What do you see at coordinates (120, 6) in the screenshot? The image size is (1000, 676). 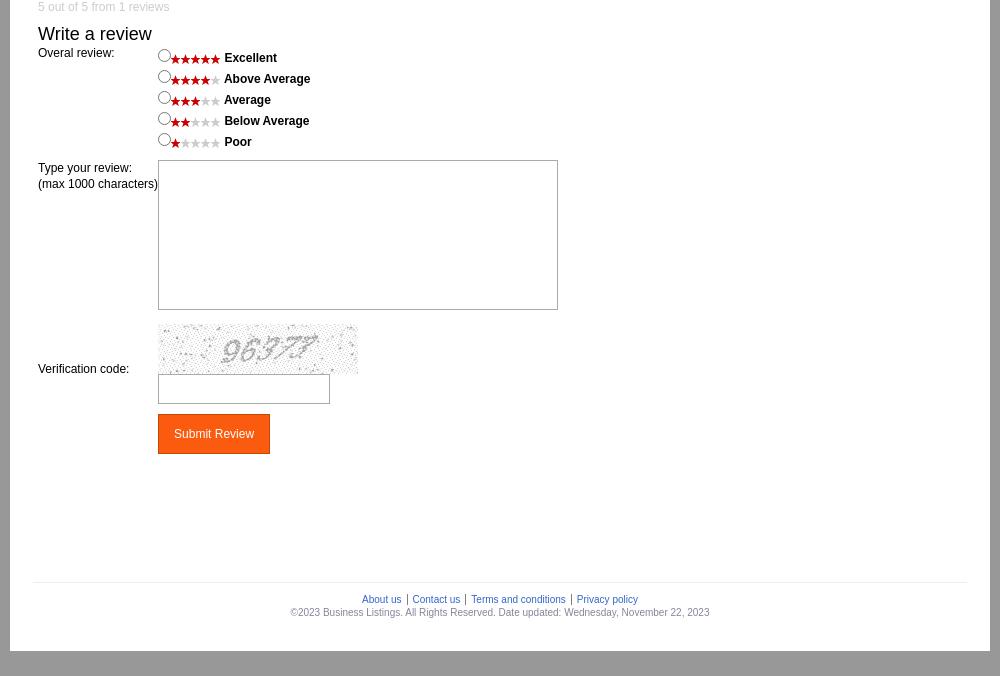 I see `'1'` at bounding box center [120, 6].